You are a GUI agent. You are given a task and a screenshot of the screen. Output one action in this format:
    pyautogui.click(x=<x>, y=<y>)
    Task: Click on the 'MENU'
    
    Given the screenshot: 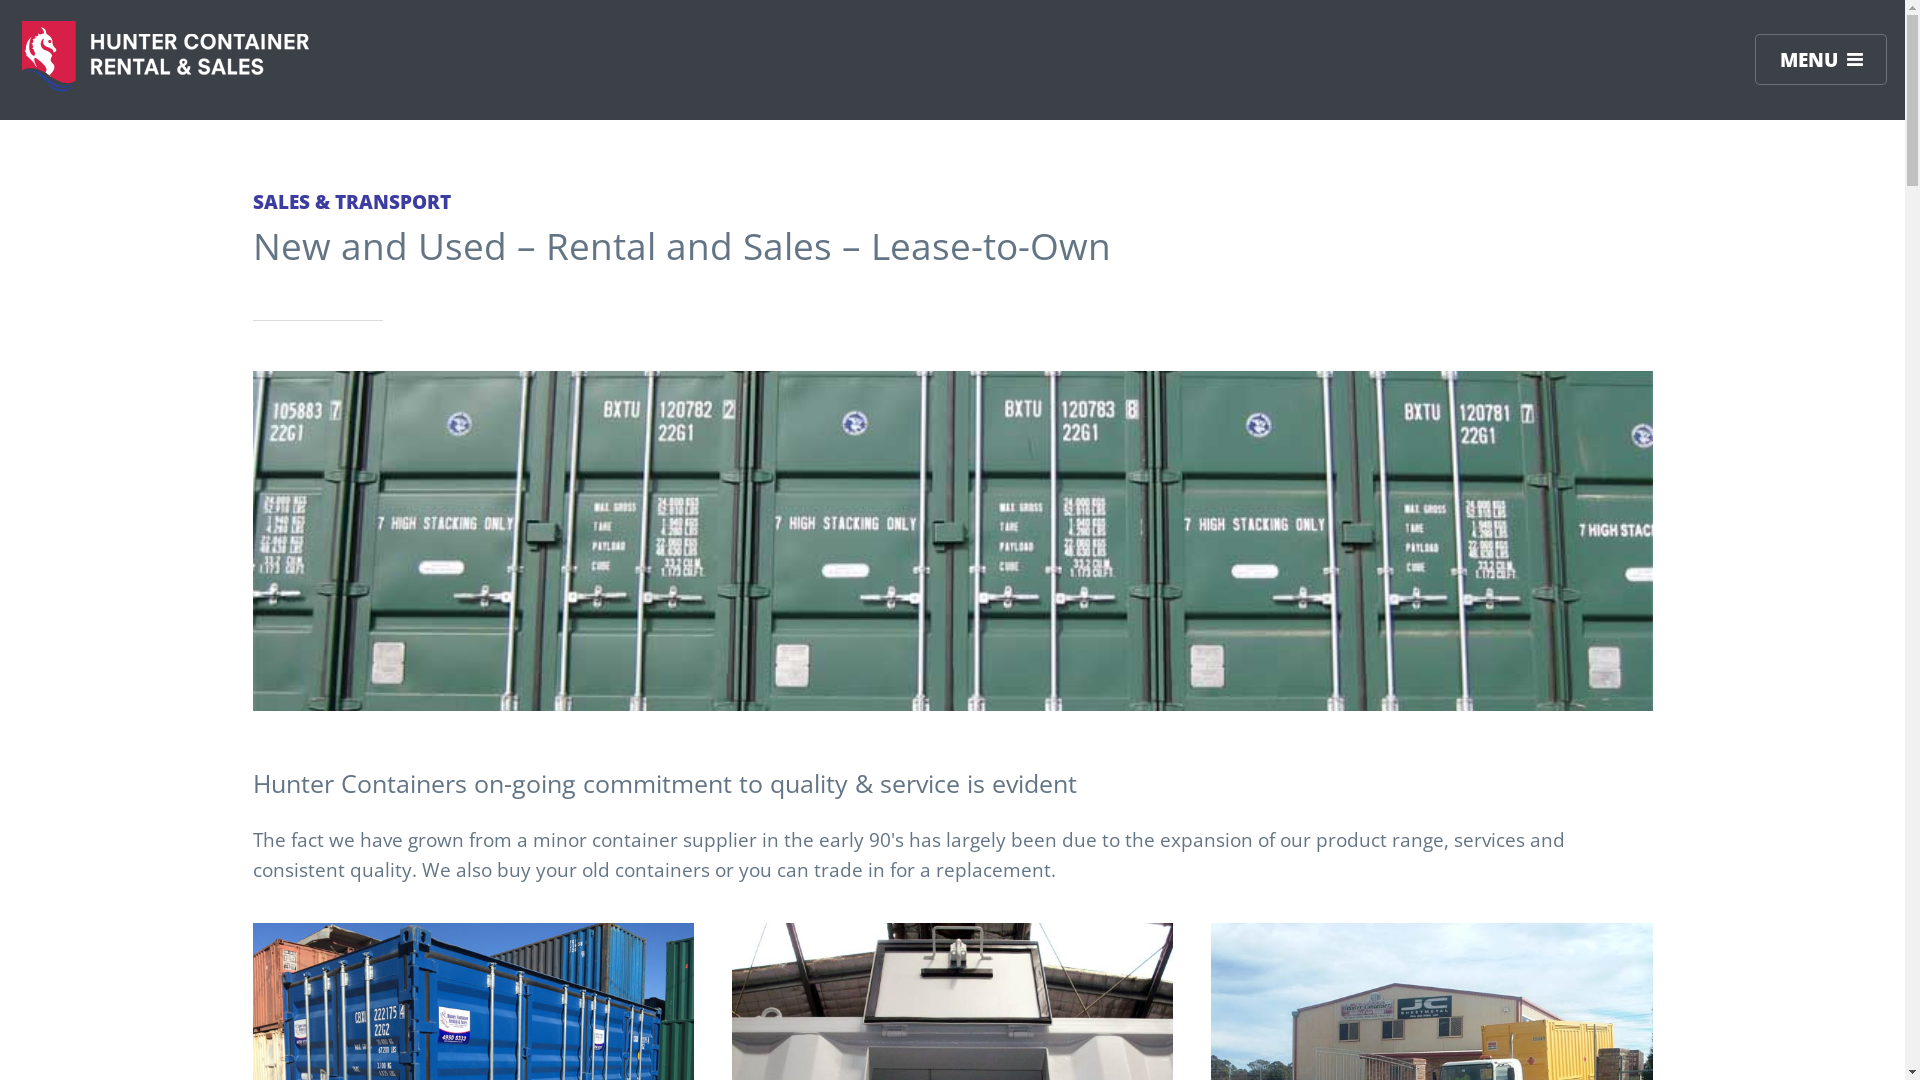 What is the action you would take?
    pyautogui.click(x=1755, y=58)
    